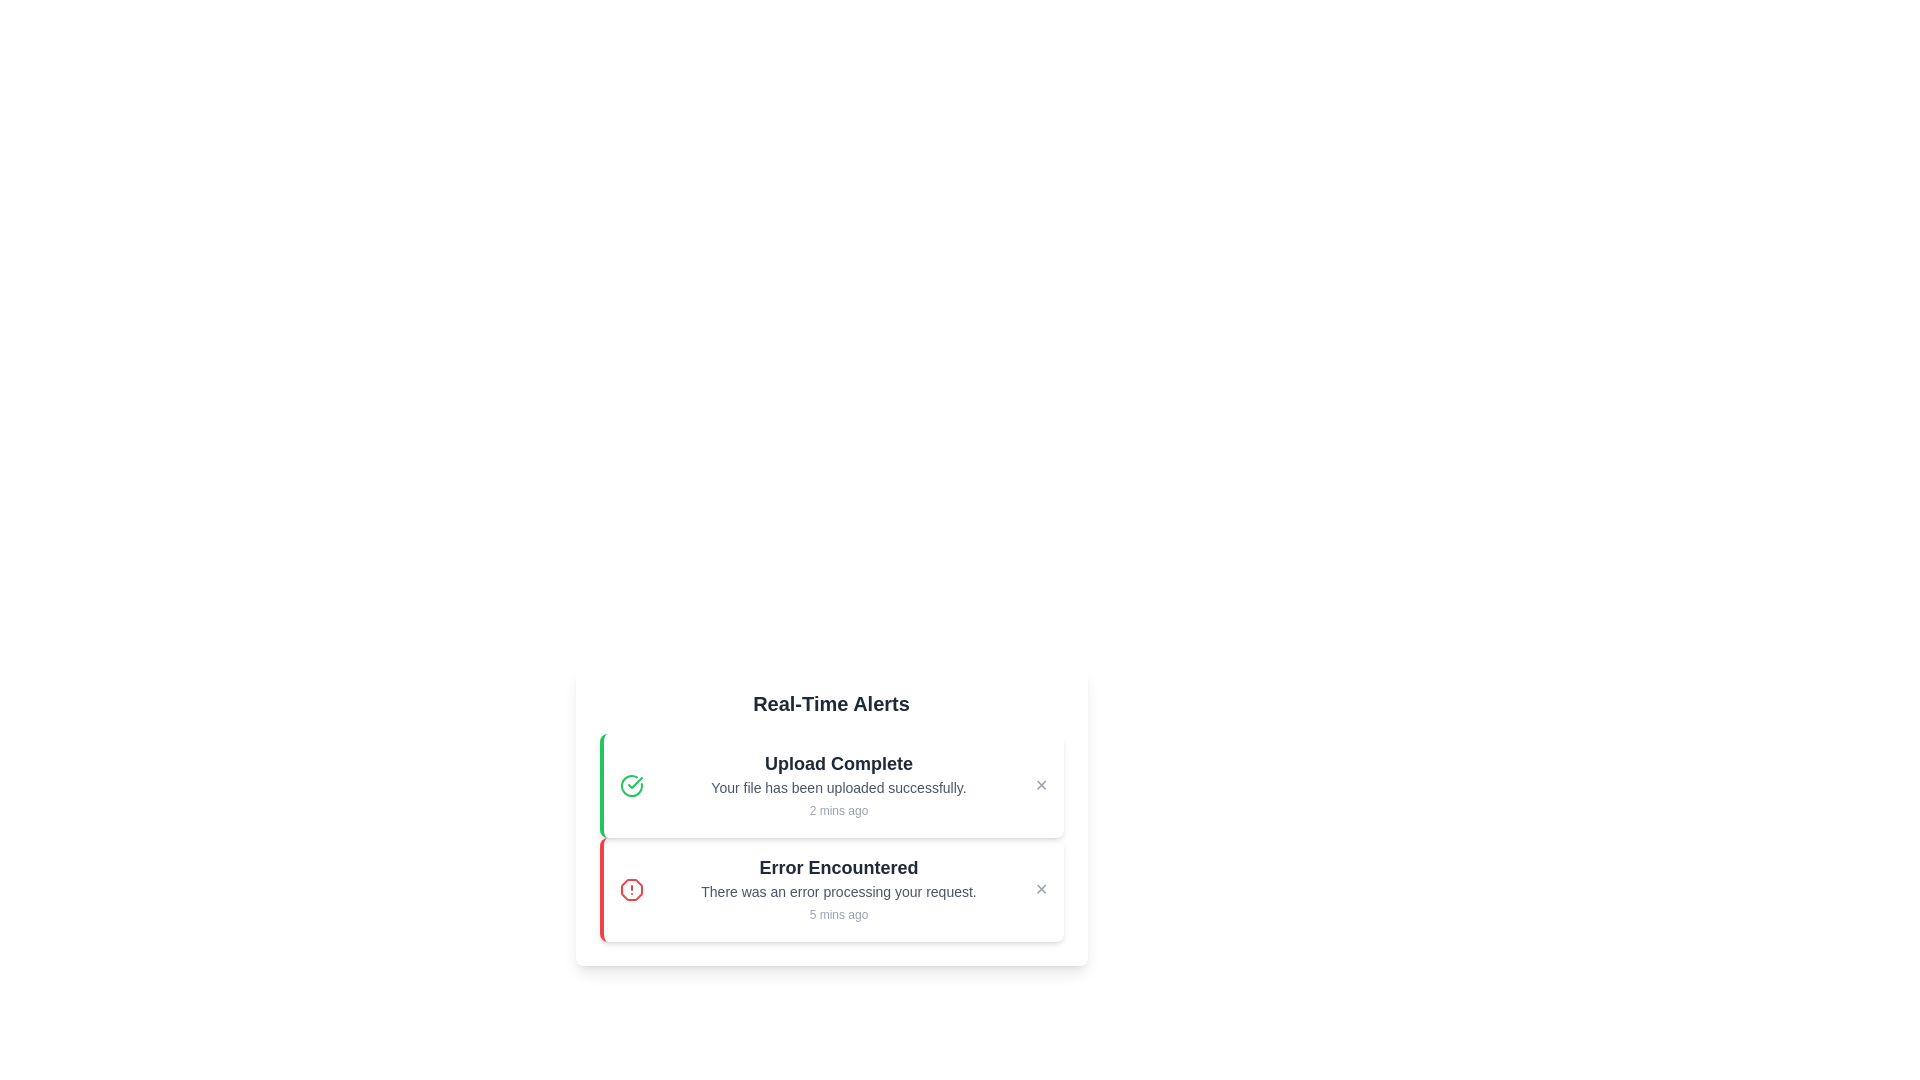 Image resolution: width=1920 pixels, height=1080 pixels. I want to click on the text label displaying 'Your file has been uploaded successfully.' which is located beneath the 'Upload Complete' heading in the notification card, so click(839, 786).